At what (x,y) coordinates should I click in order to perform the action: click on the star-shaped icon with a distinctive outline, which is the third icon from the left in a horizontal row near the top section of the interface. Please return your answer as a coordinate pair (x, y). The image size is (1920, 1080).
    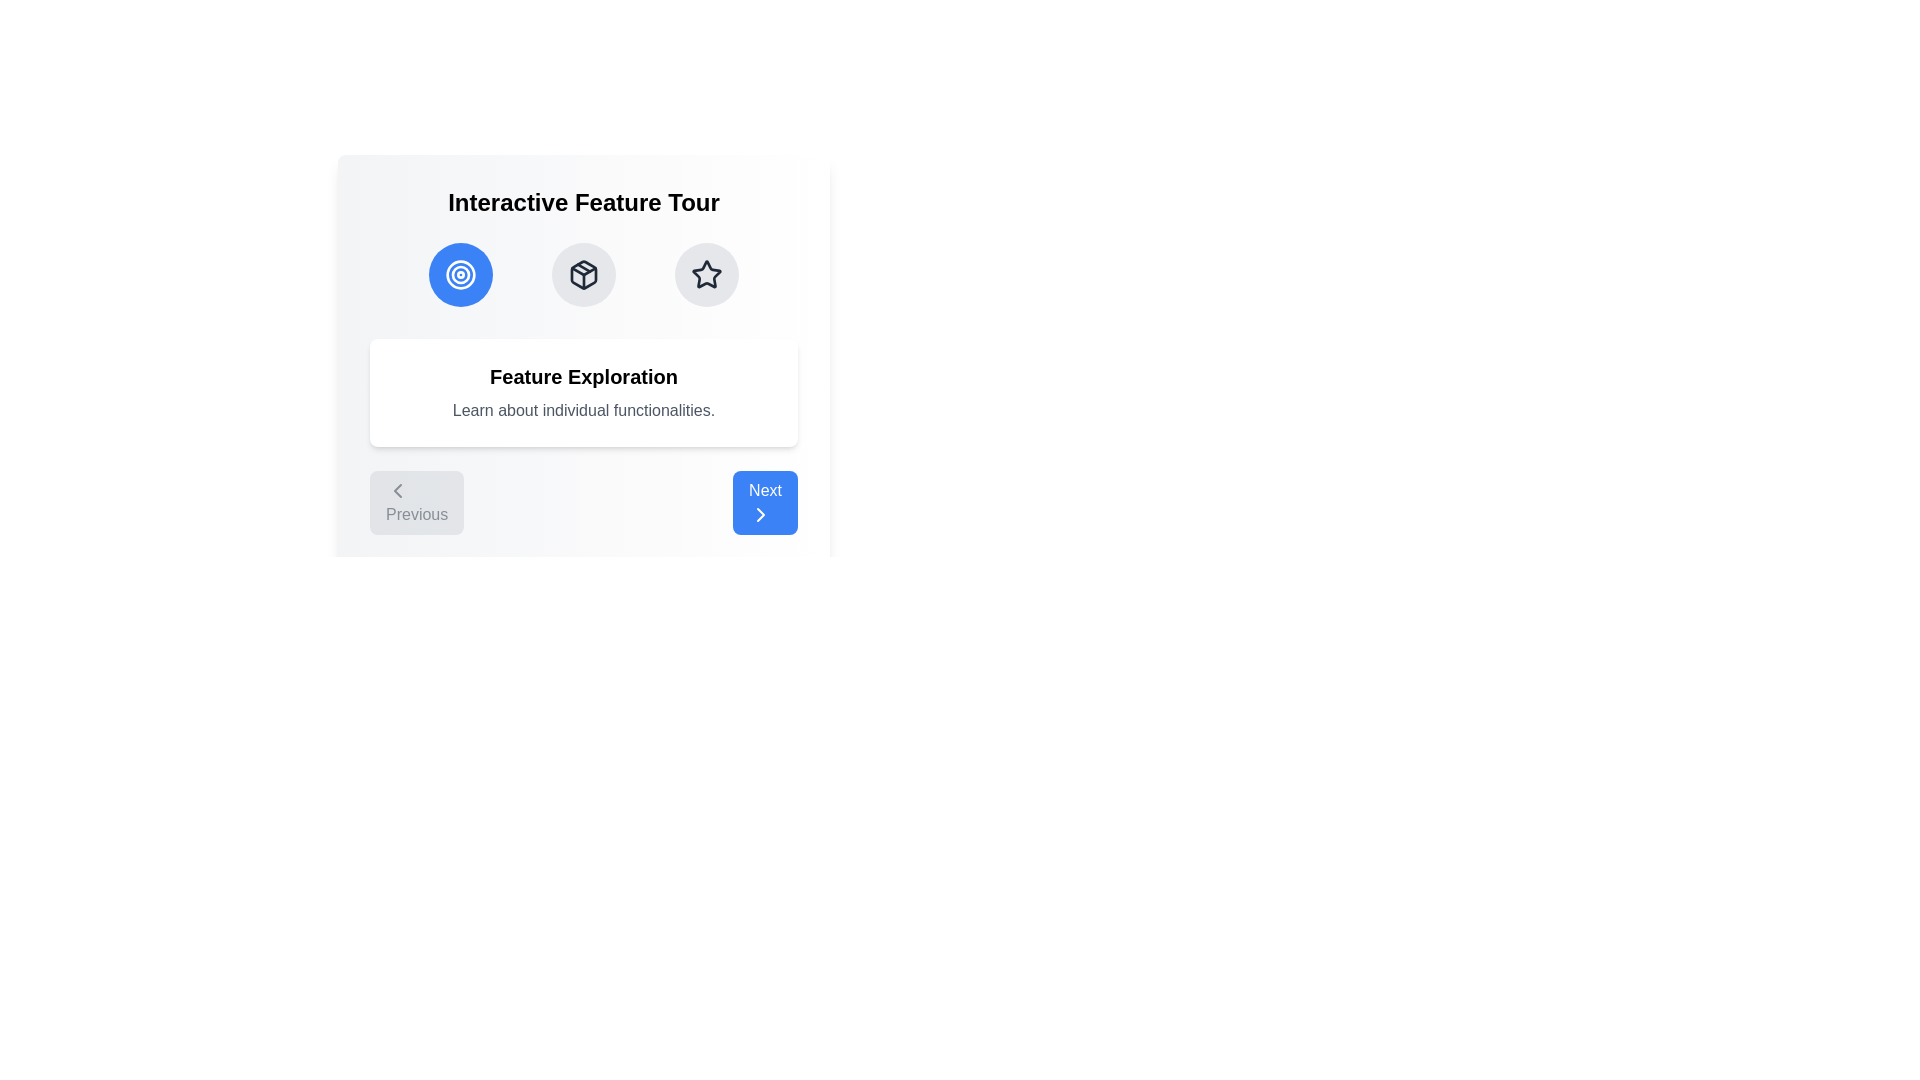
    Looking at the image, I should click on (706, 274).